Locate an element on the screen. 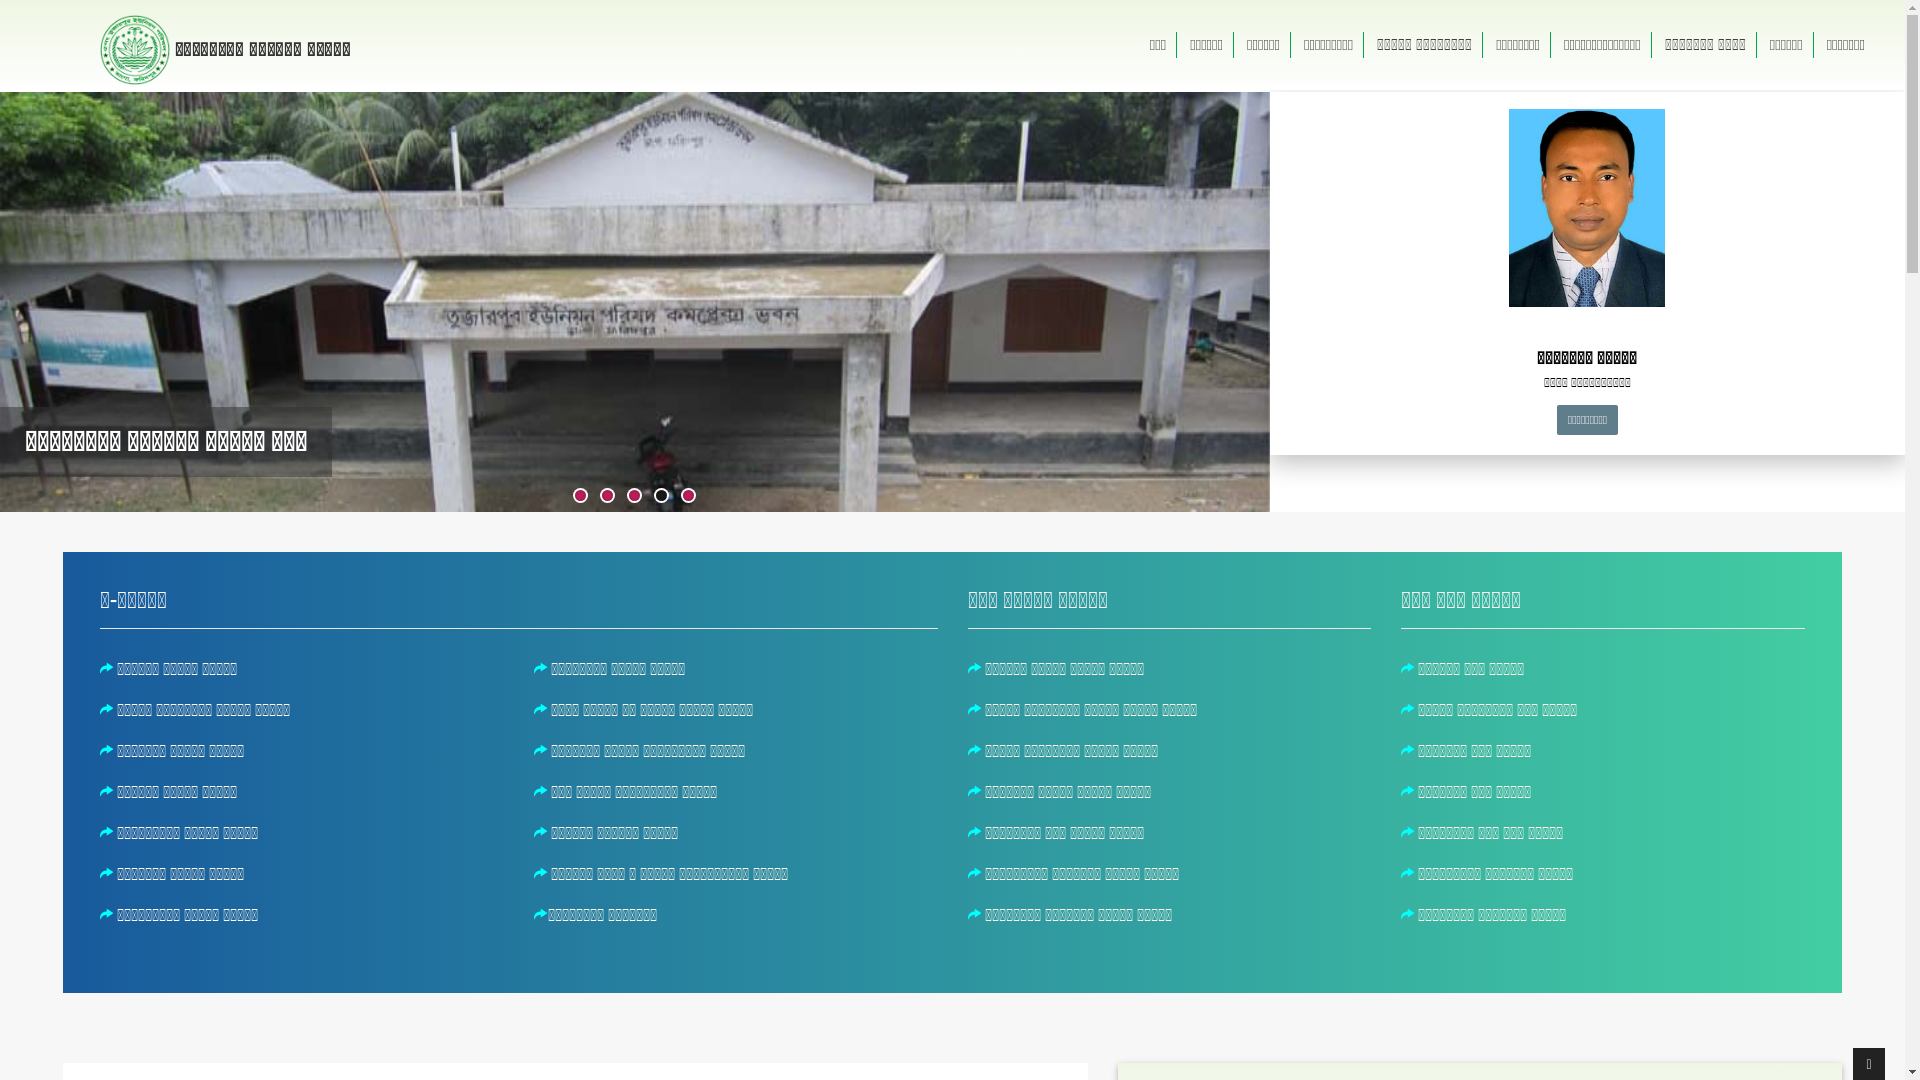  '3' is located at coordinates (627, 495).